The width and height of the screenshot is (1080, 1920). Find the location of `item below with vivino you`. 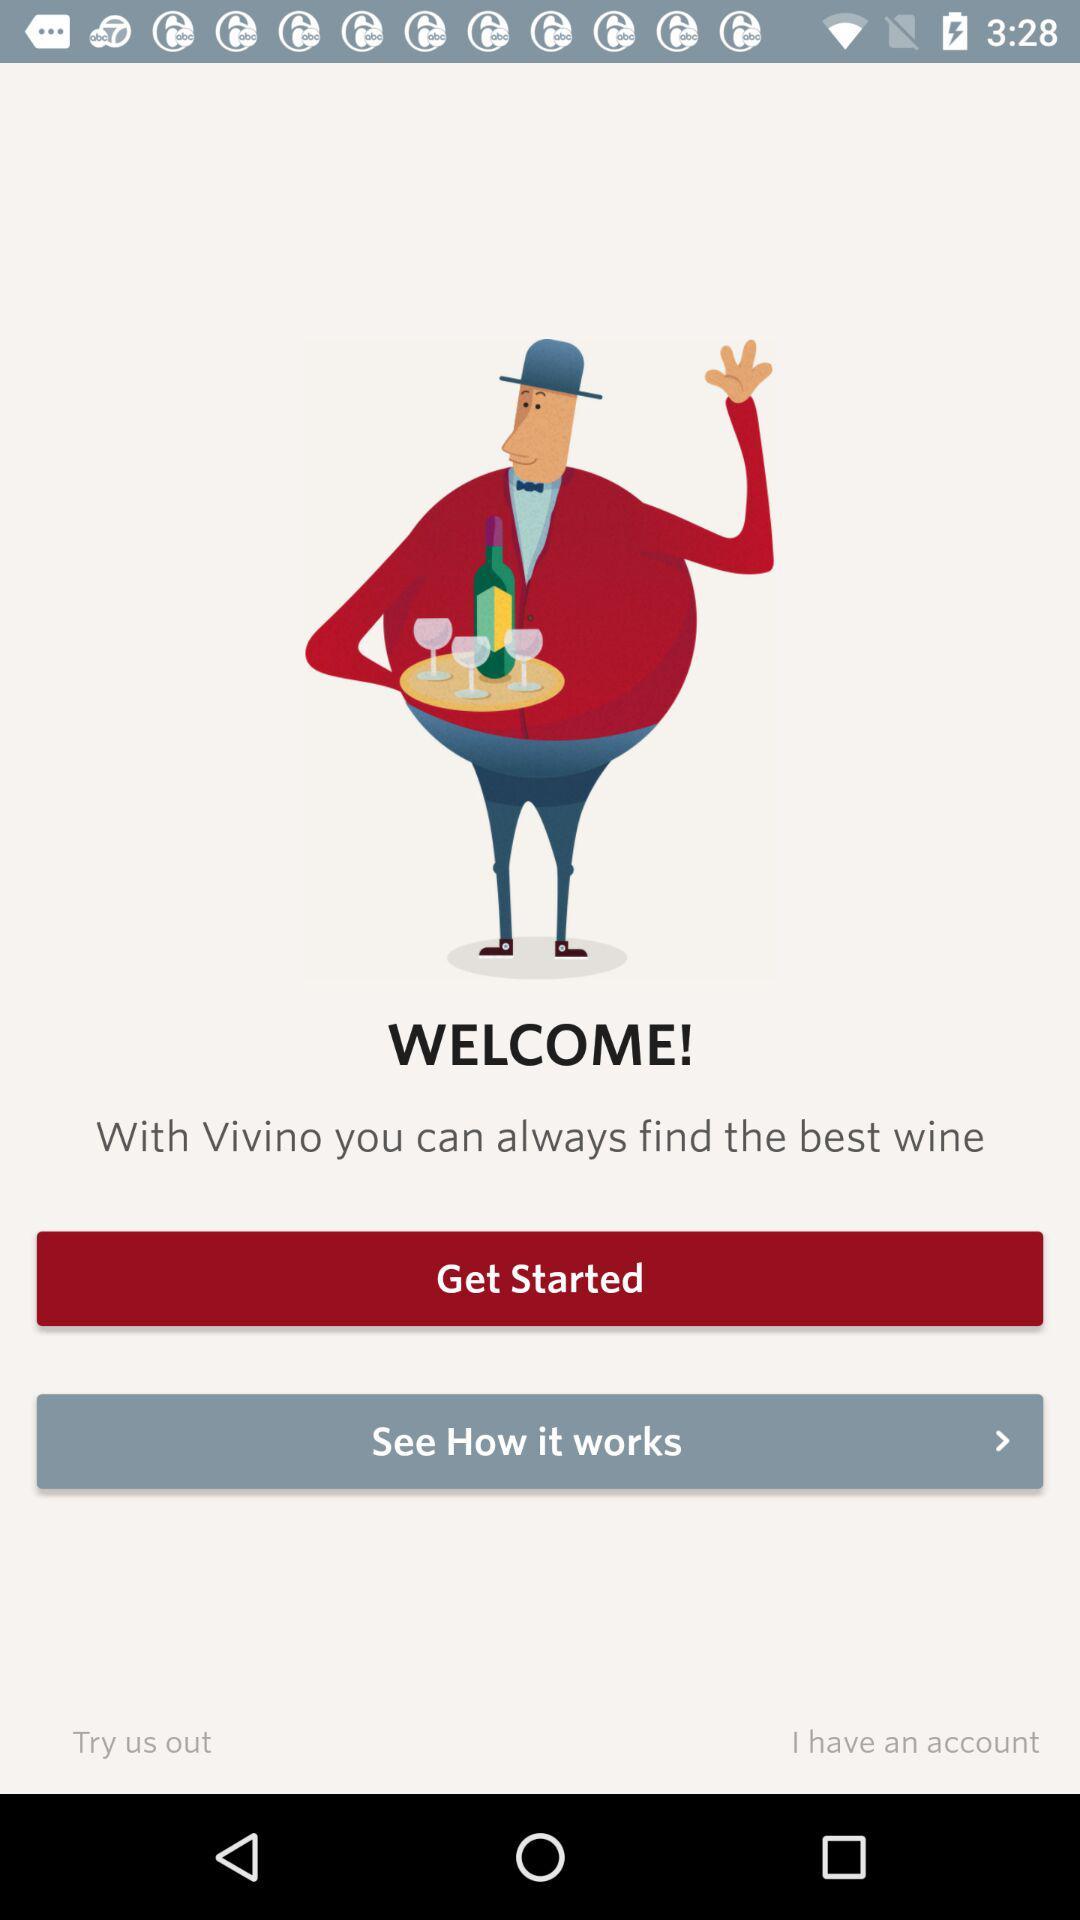

item below with vivino you is located at coordinates (540, 1277).